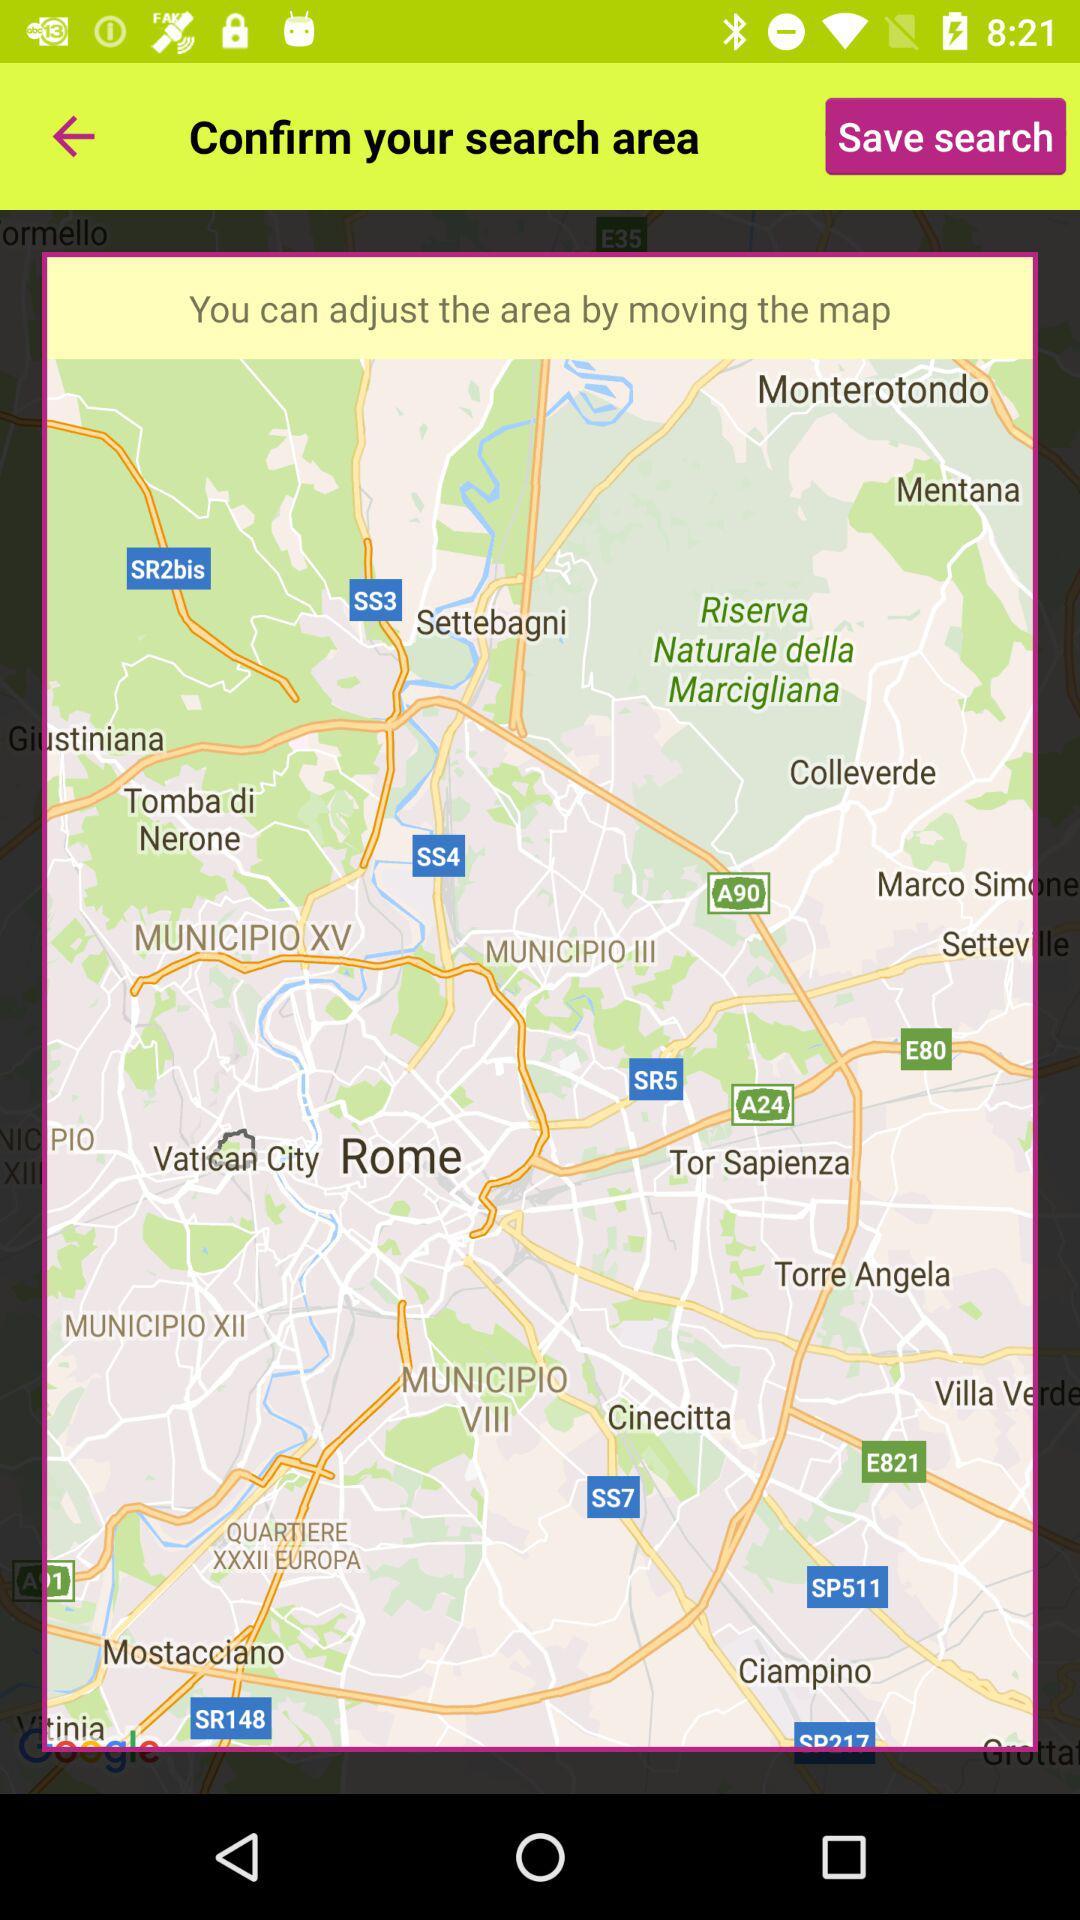  What do you see at coordinates (945, 135) in the screenshot?
I see `the save search icon` at bounding box center [945, 135].